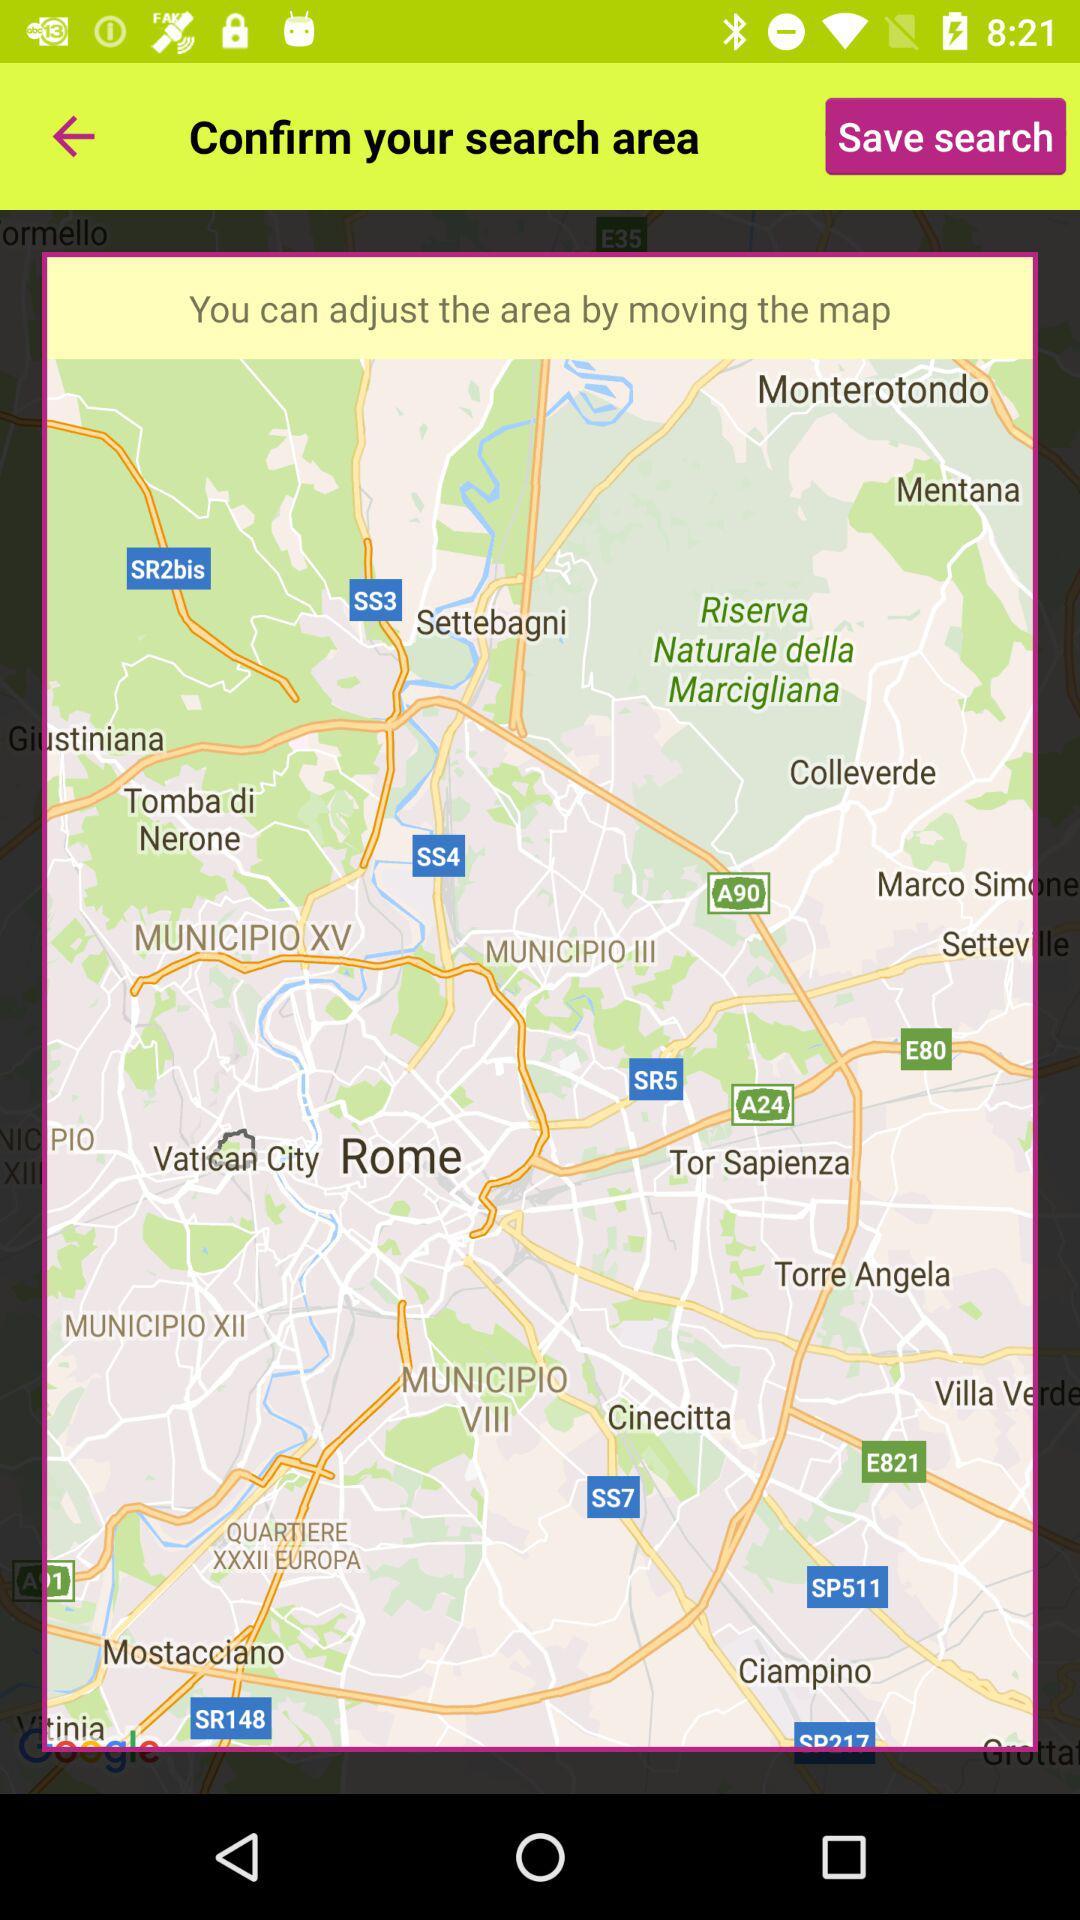  What do you see at coordinates (945, 135) in the screenshot?
I see `the save search icon` at bounding box center [945, 135].